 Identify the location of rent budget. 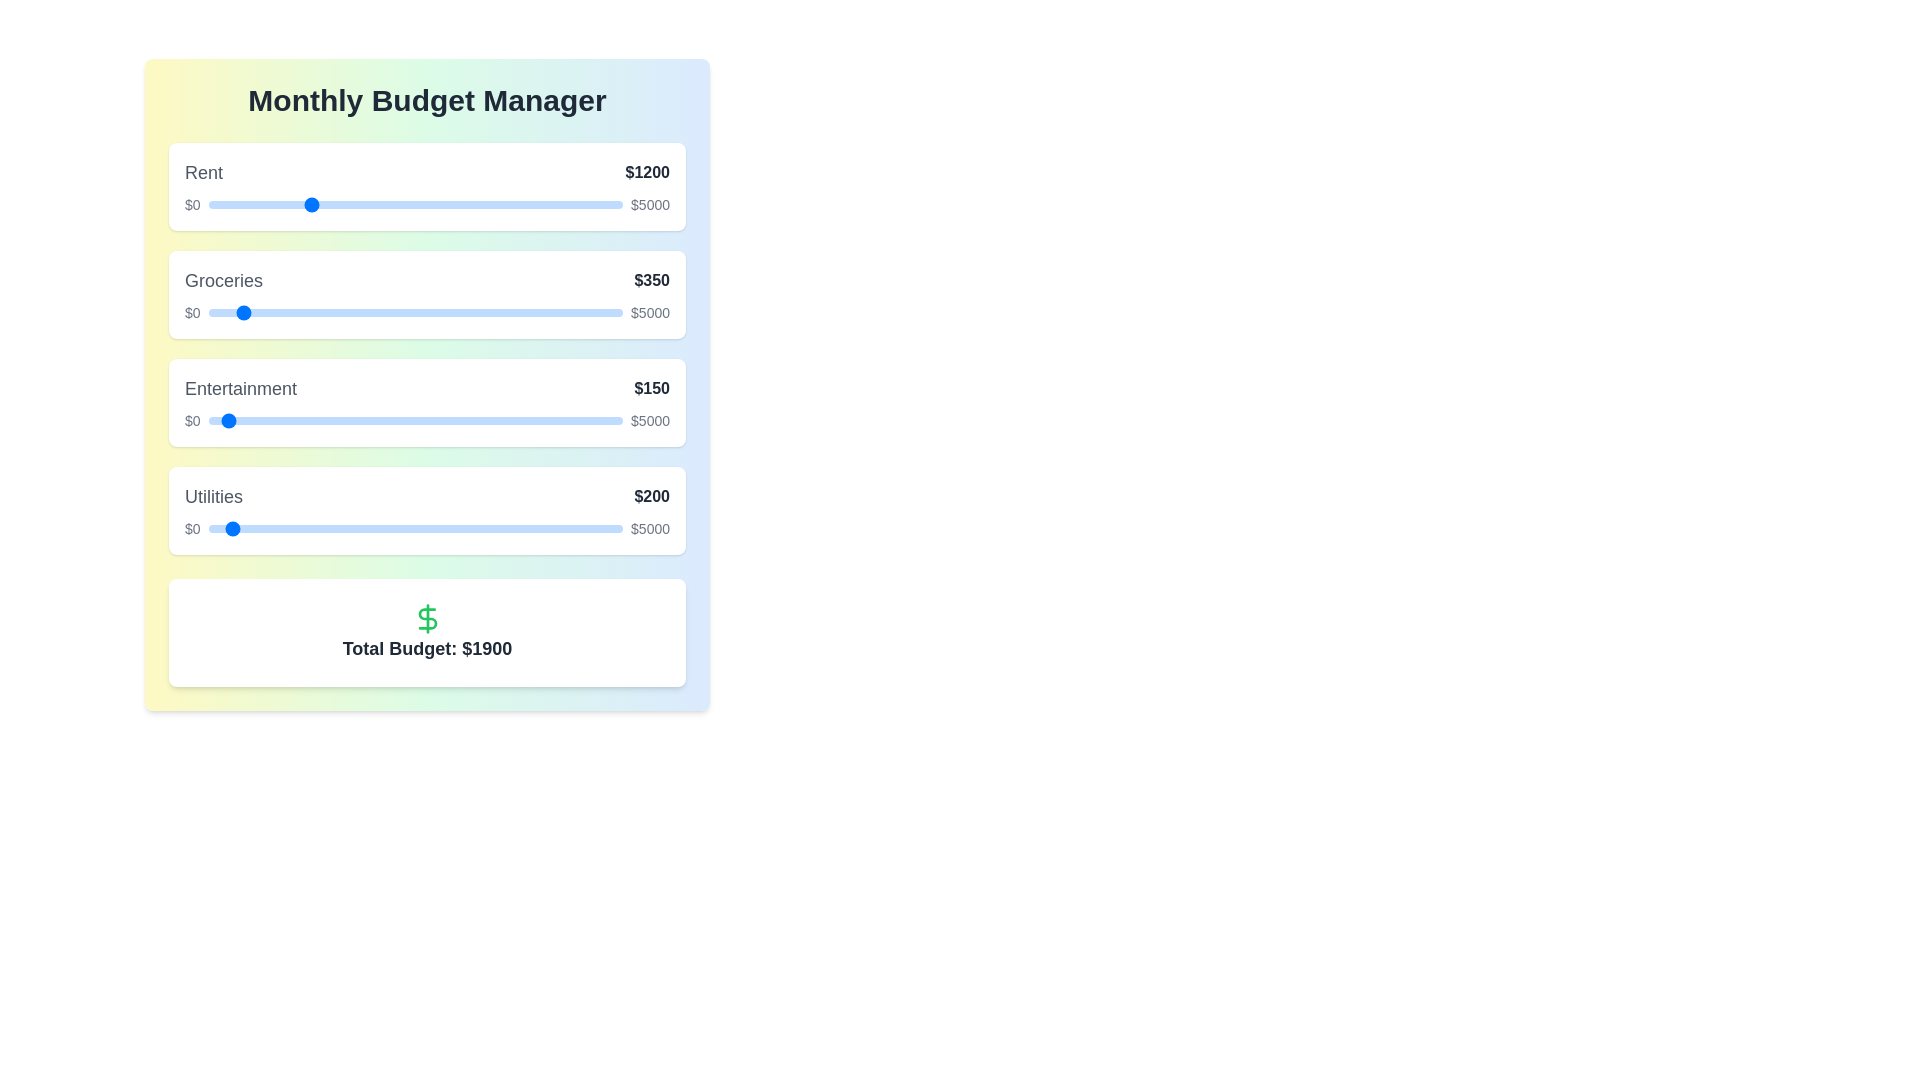
(321, 204).